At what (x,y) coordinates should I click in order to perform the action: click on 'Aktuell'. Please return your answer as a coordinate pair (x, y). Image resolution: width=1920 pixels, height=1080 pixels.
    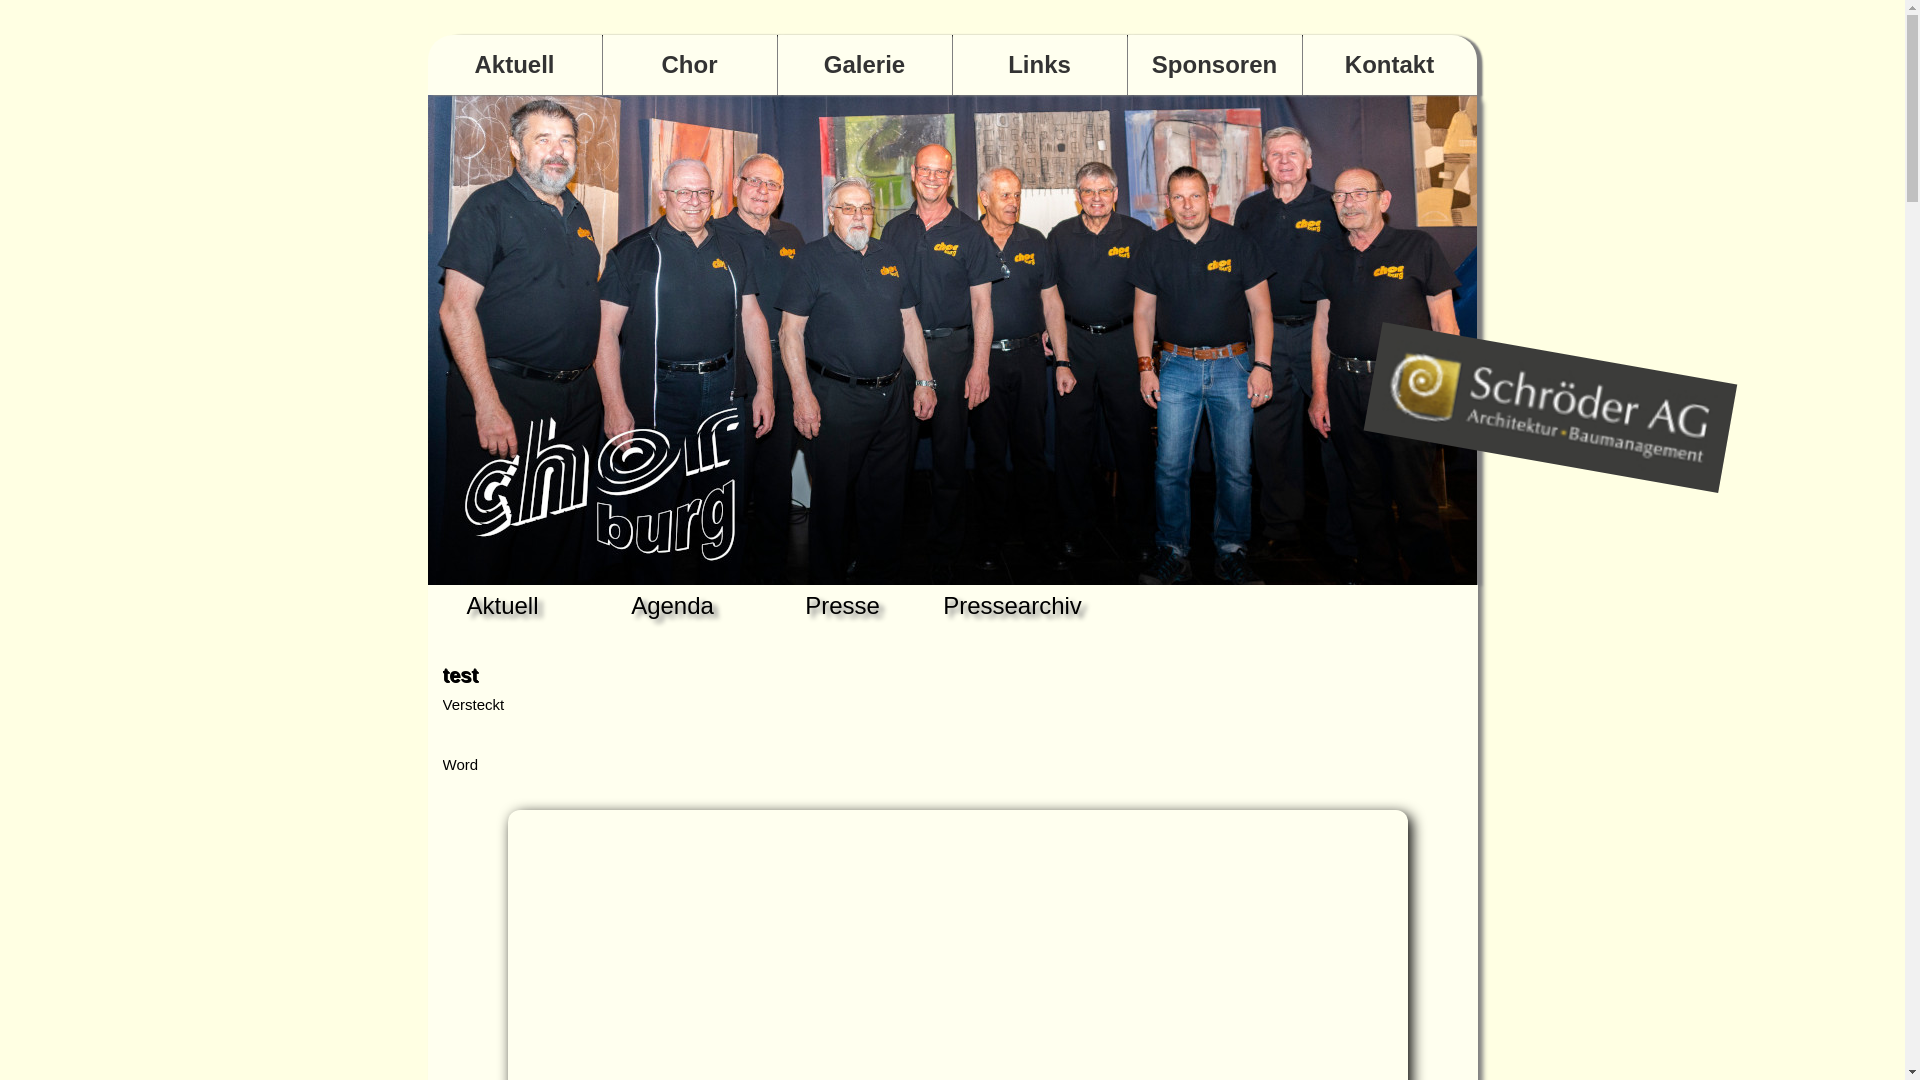
    Looking at the image, I should click on (426, 64).